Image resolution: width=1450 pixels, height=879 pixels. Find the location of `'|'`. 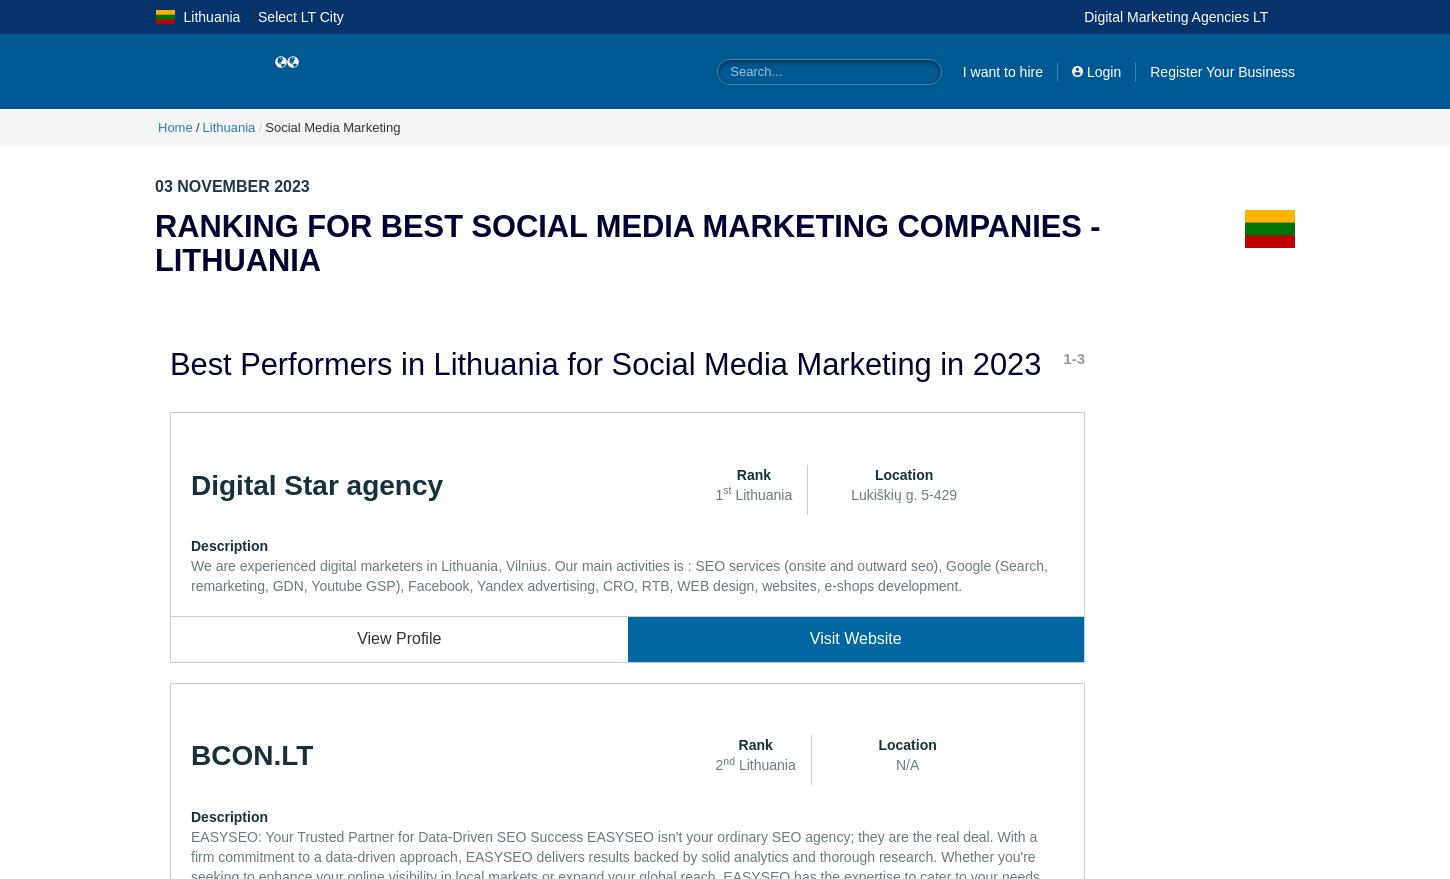

'|' is located at coordinates (255, 15).